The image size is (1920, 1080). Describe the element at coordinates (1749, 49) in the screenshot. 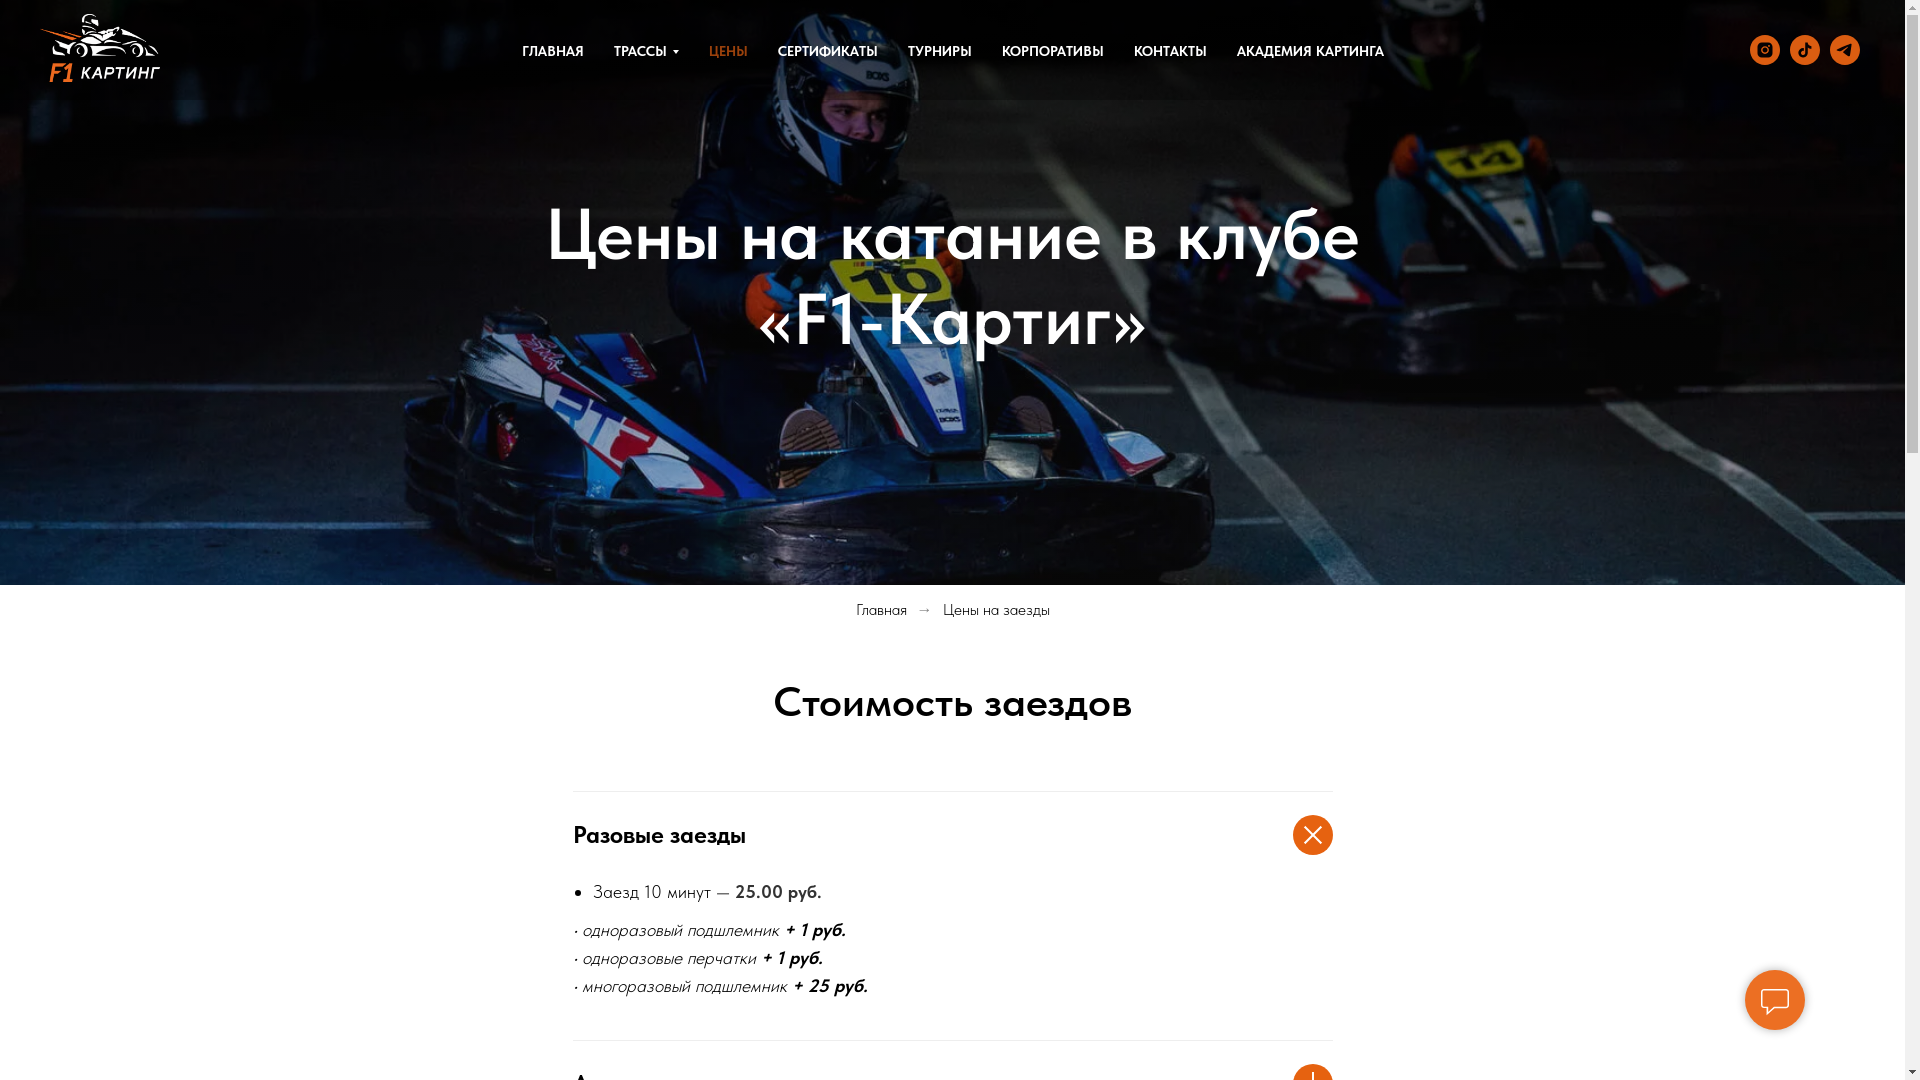

I see `'Instagram'` at that location.